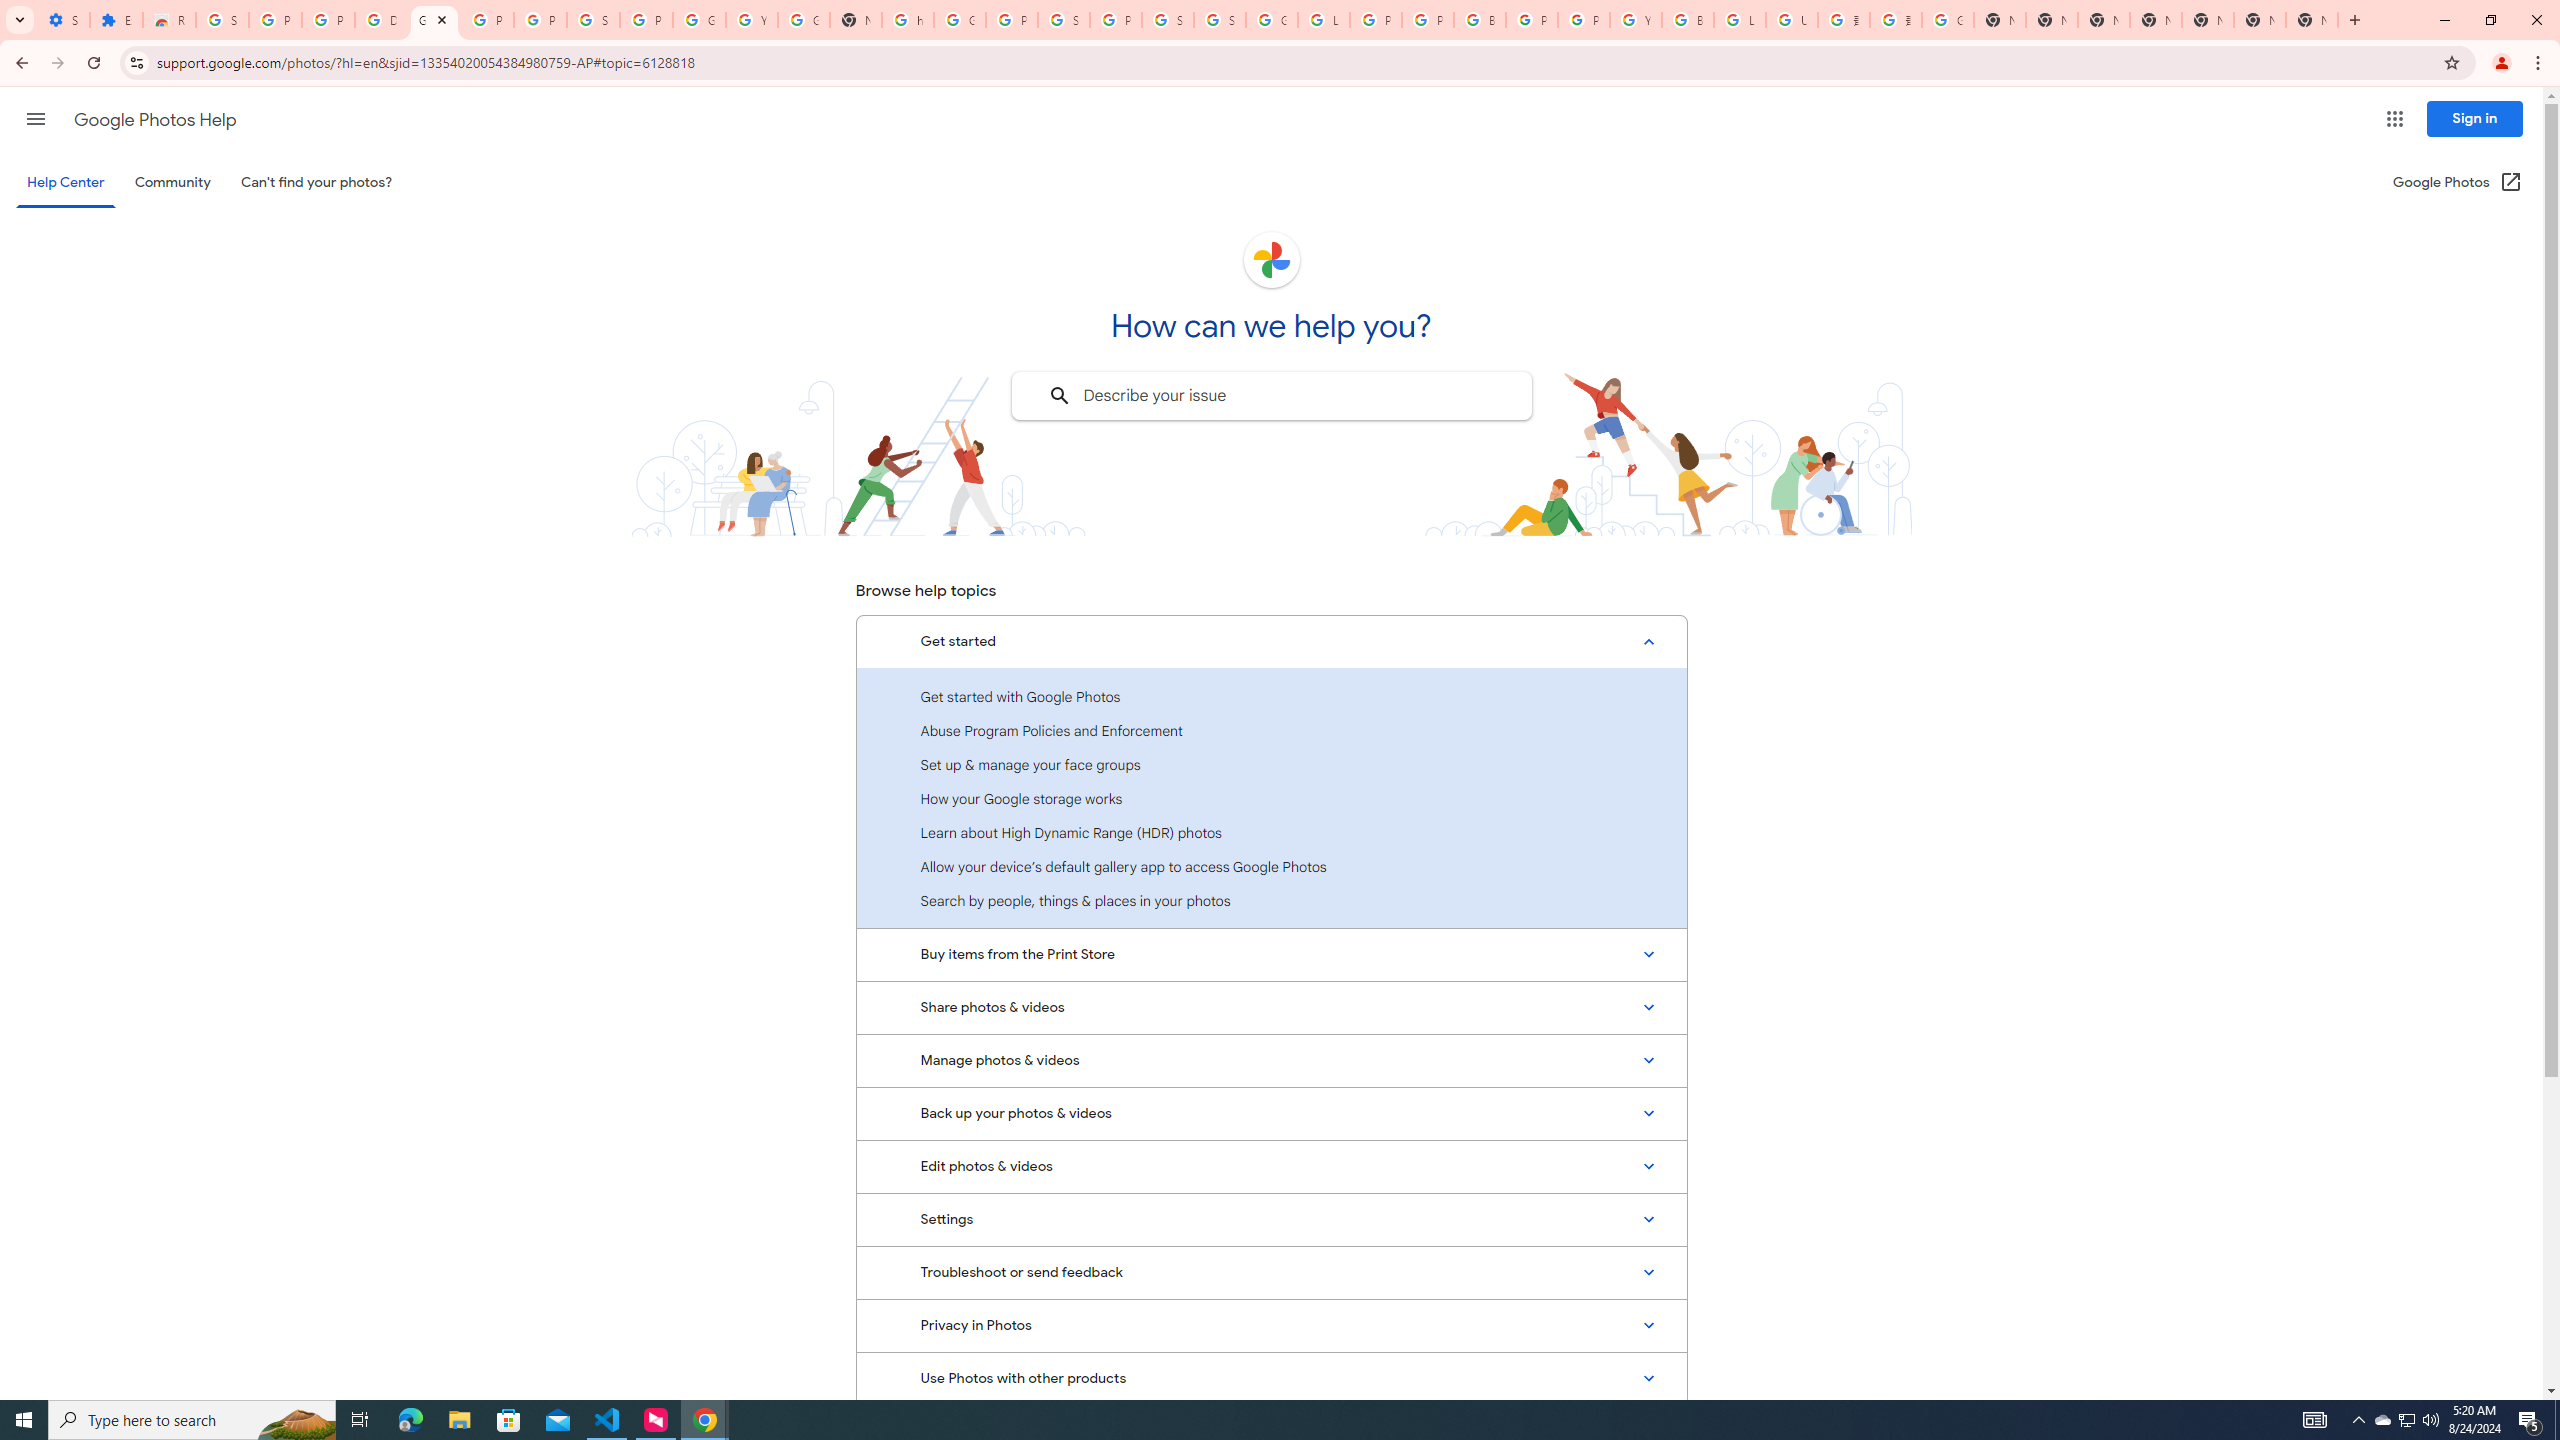 The image size is (2560, 1440). I want to click on 'New Tab', so click(2311, 19).